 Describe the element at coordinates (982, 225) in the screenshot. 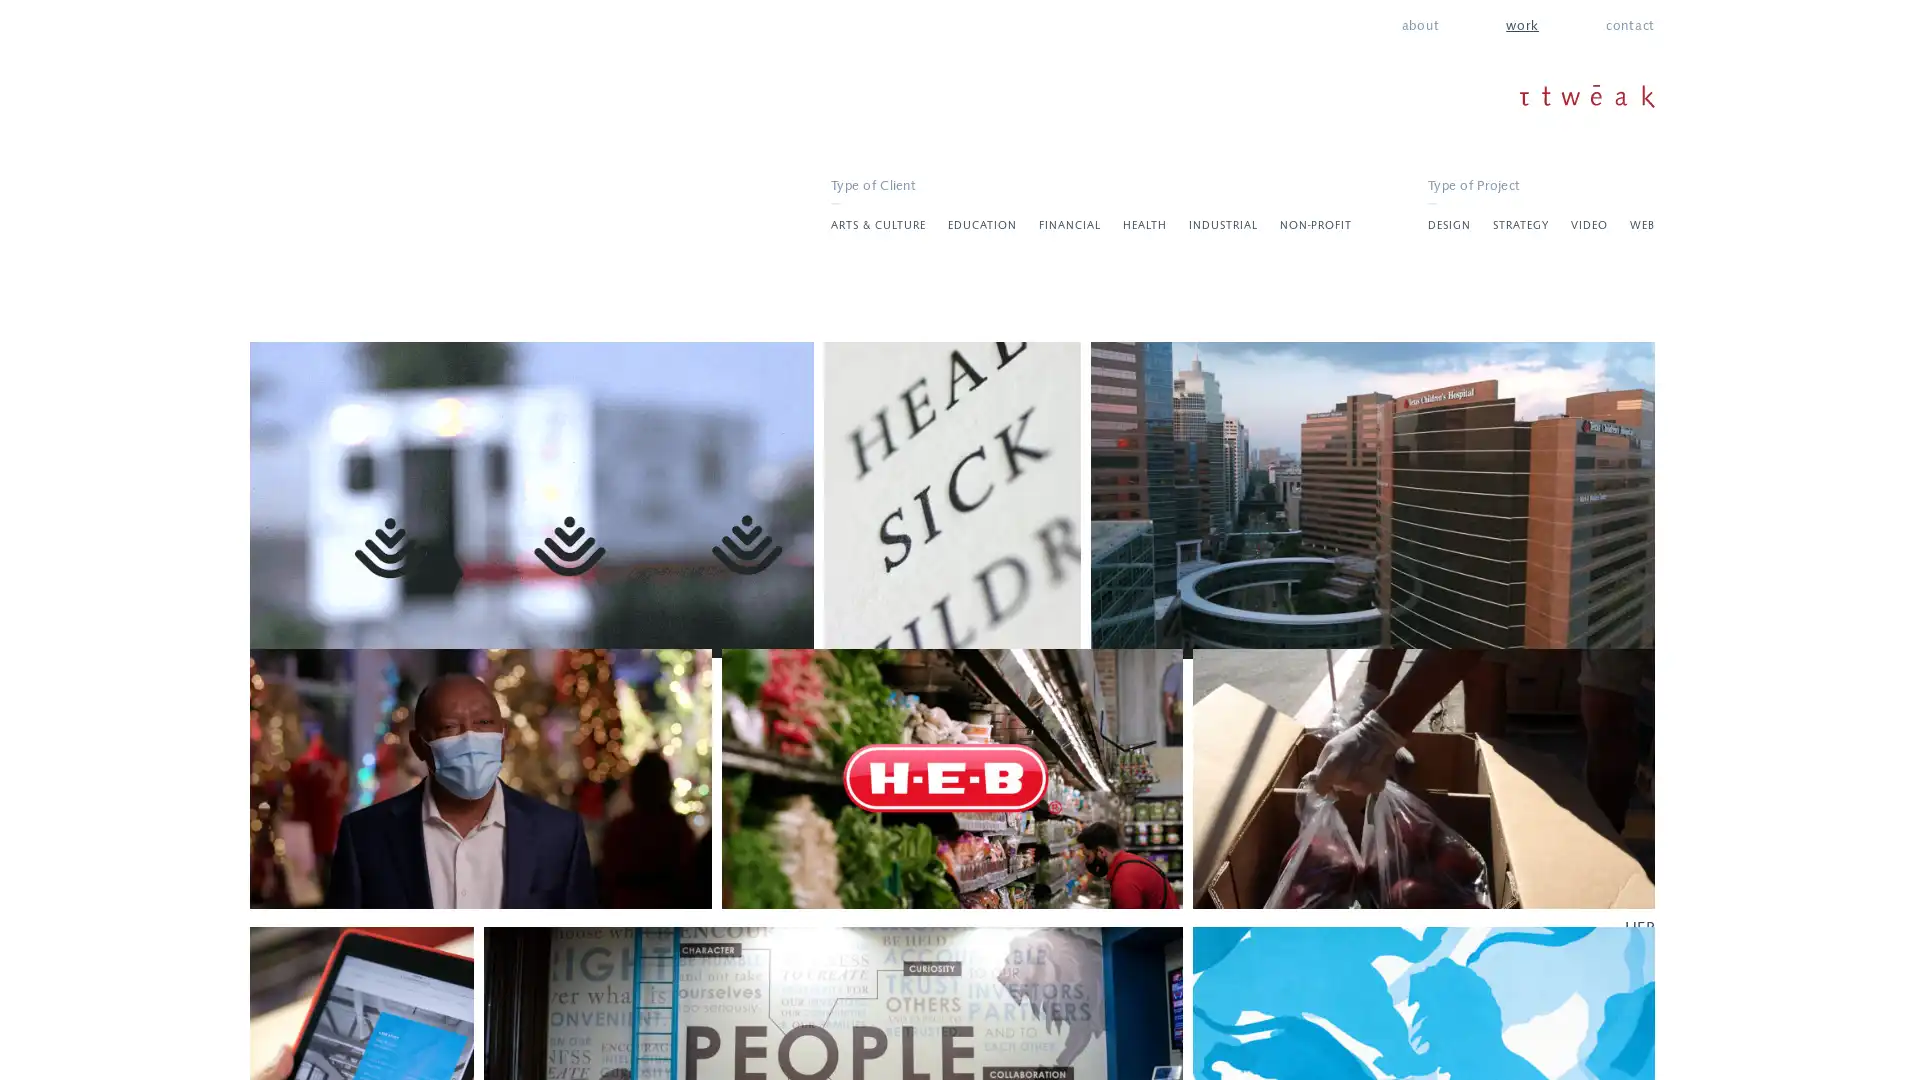

I see `EDUCATION` at that location.